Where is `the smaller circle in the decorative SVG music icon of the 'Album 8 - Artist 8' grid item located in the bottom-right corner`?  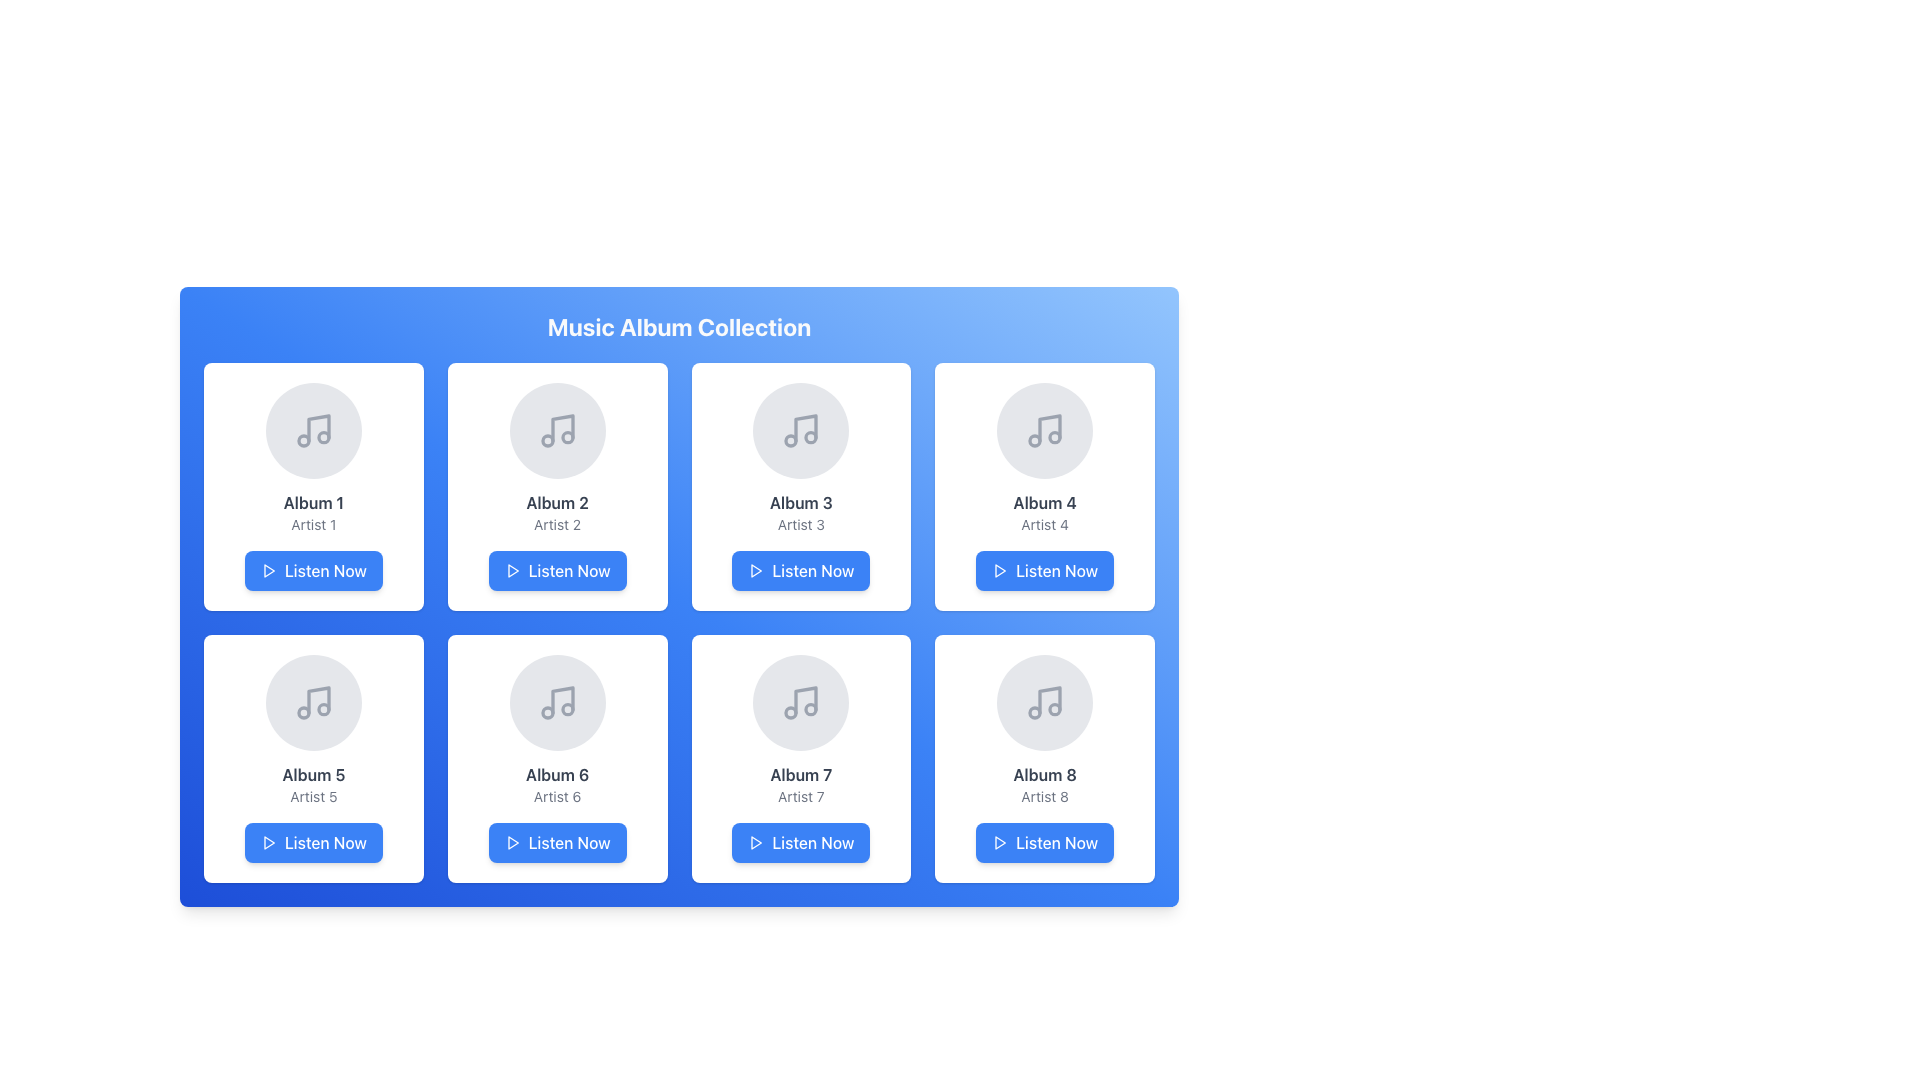
the smaller circle in the decorative SVG music icon of the 'Album 8 - Artist 8' grid item located in the bottom-right corner is located at coordinates (1054, 708).